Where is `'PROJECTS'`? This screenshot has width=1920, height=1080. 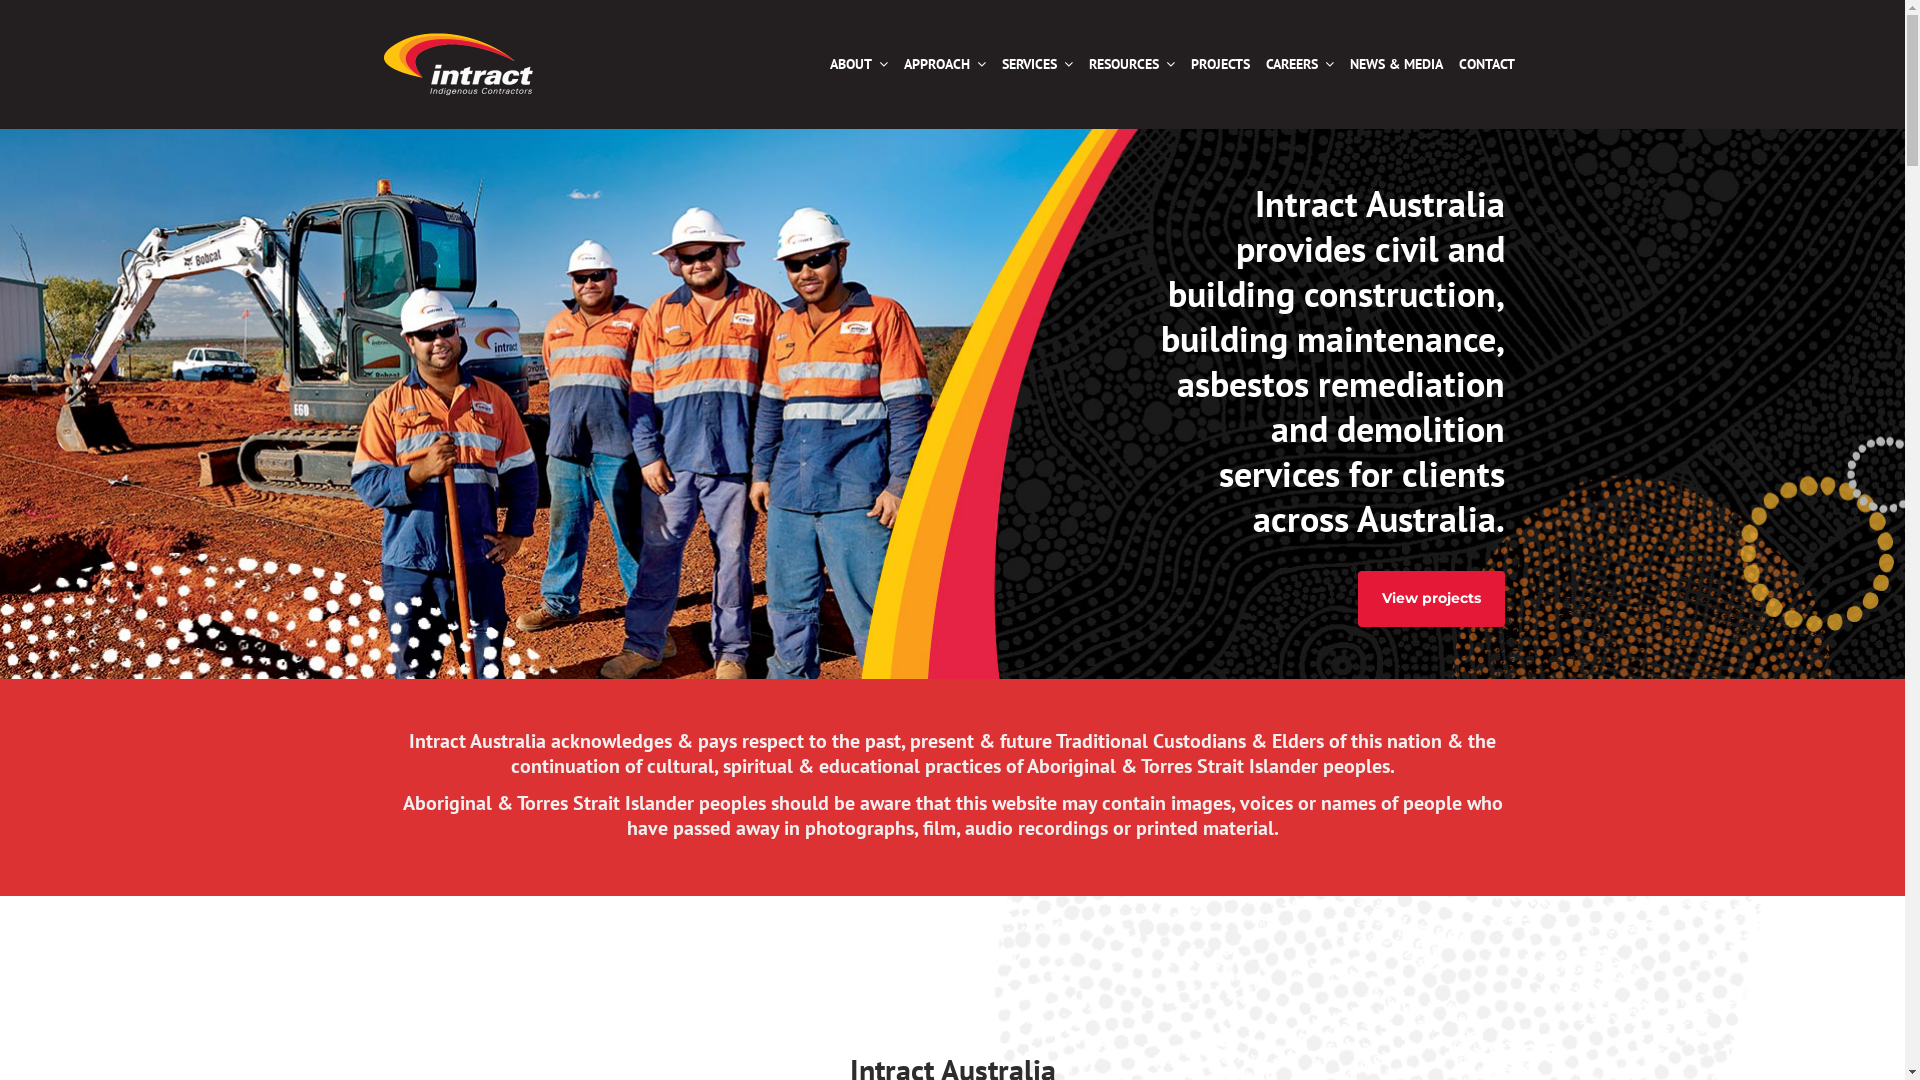
'PROJECTS' is located at coordinates (1218, 63).